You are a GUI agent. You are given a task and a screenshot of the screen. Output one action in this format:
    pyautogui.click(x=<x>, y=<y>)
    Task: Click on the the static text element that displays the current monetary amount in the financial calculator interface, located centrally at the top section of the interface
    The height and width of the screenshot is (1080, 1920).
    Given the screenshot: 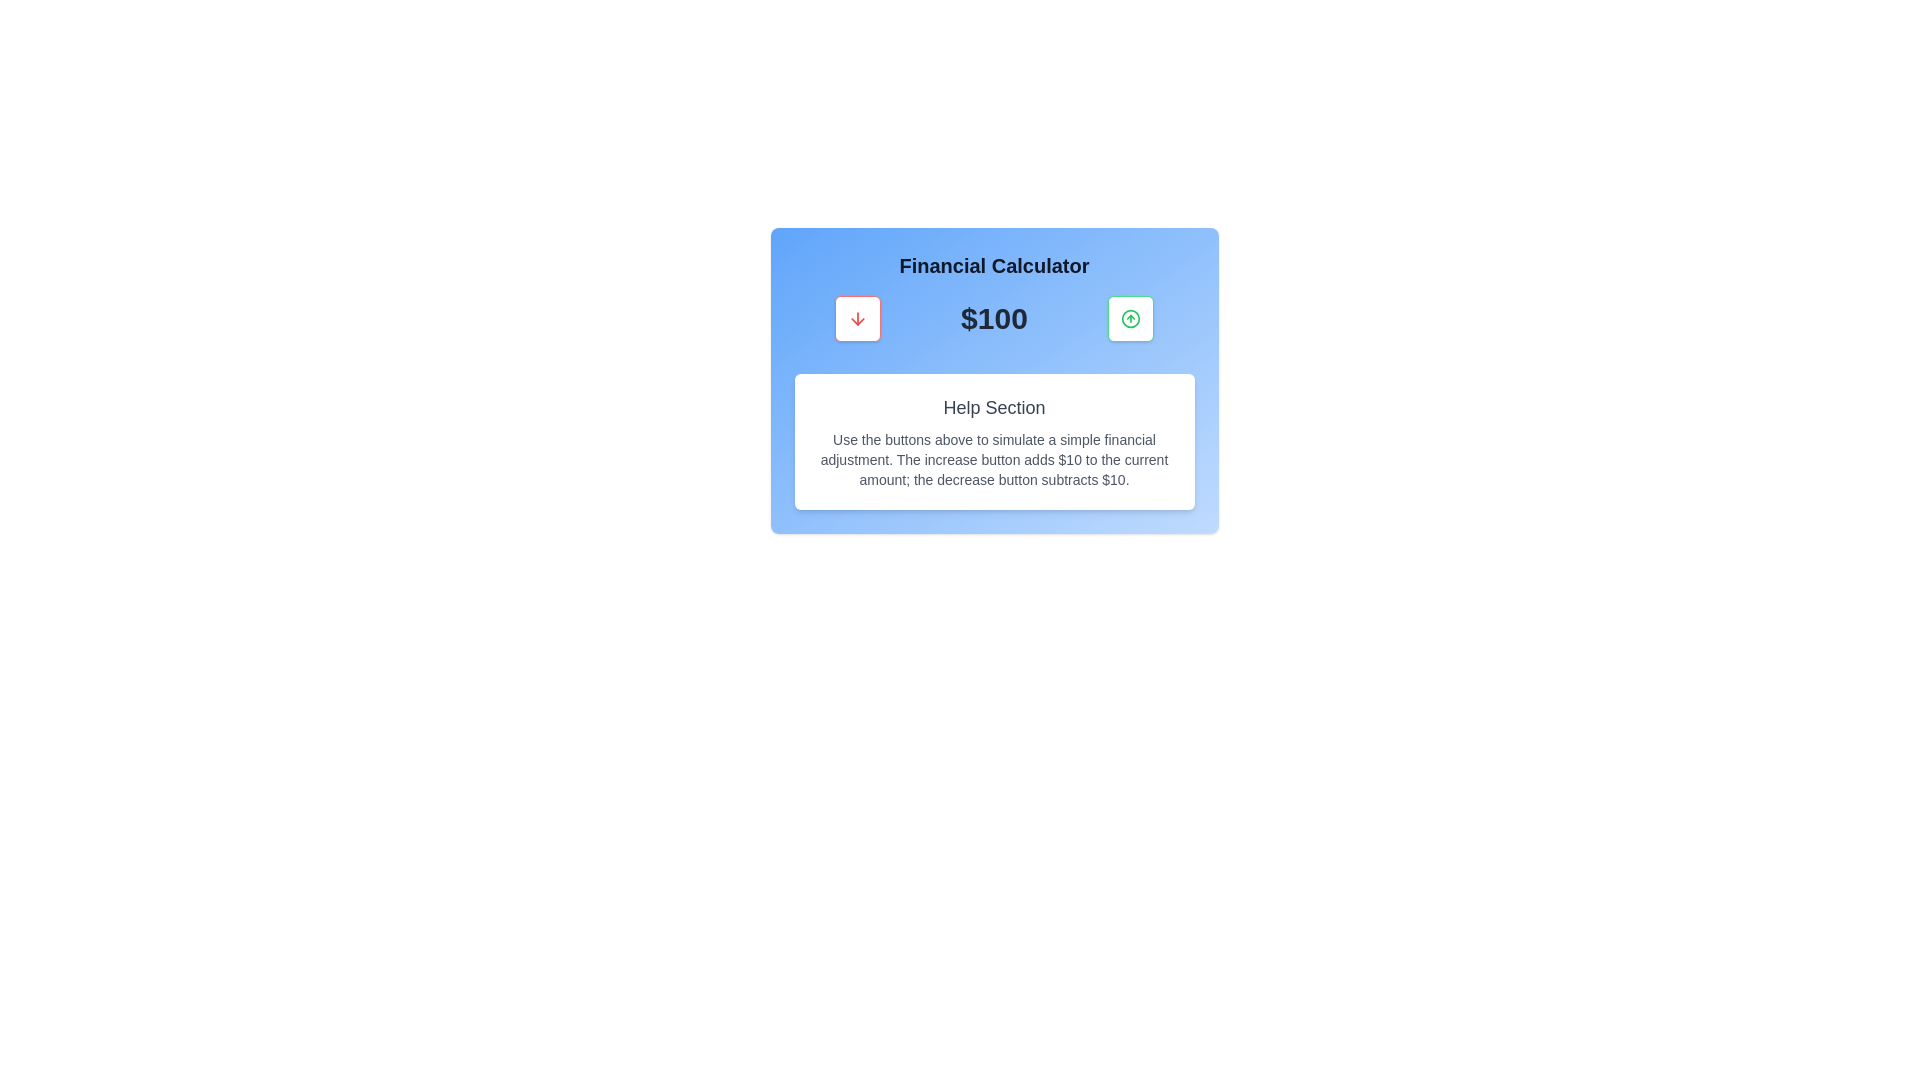 What is the action you would take?
    pyautogui.click(x=994, y=318)
    